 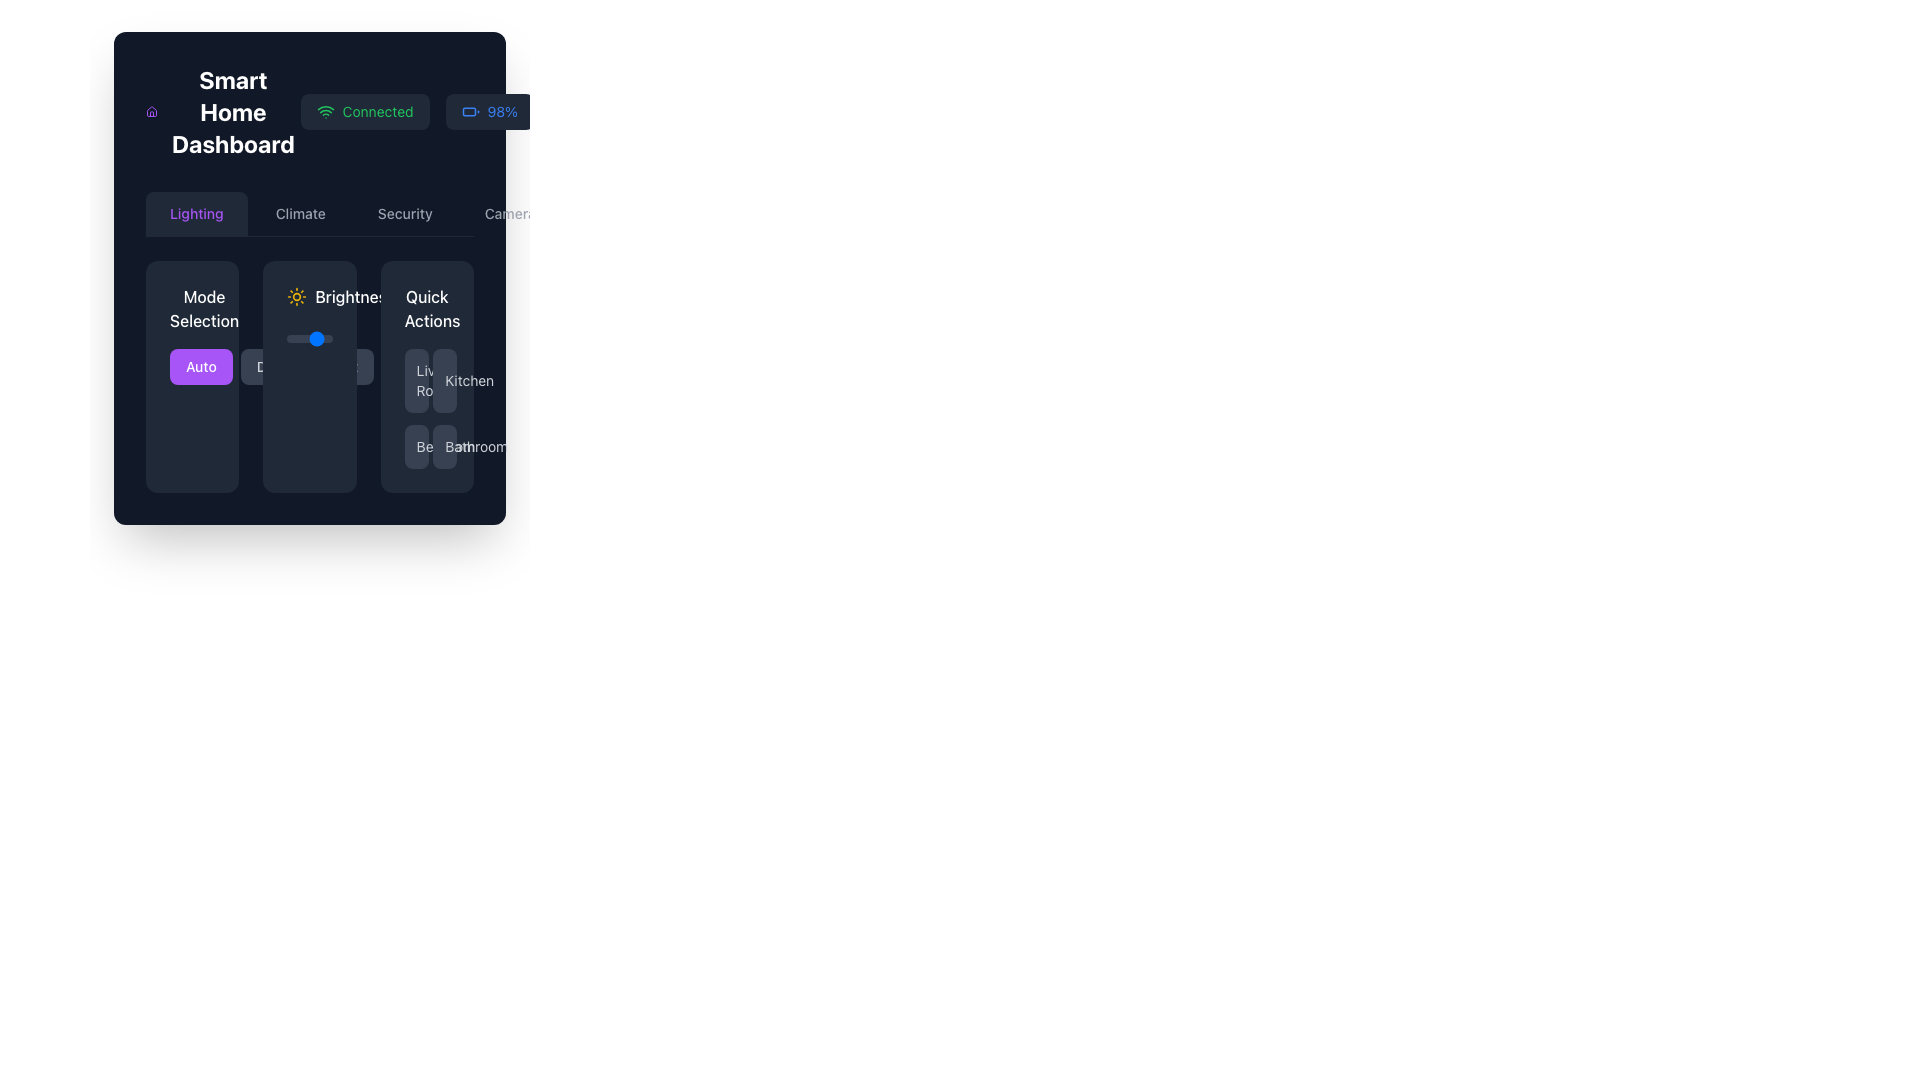 What do you see at coordinates (426, 377) in the screenshot?
I see `the 'Living Room' button within the 'Quick Actions' widget, which is positioned in the rightmost column of the interface` at bounding box center [426, 377].